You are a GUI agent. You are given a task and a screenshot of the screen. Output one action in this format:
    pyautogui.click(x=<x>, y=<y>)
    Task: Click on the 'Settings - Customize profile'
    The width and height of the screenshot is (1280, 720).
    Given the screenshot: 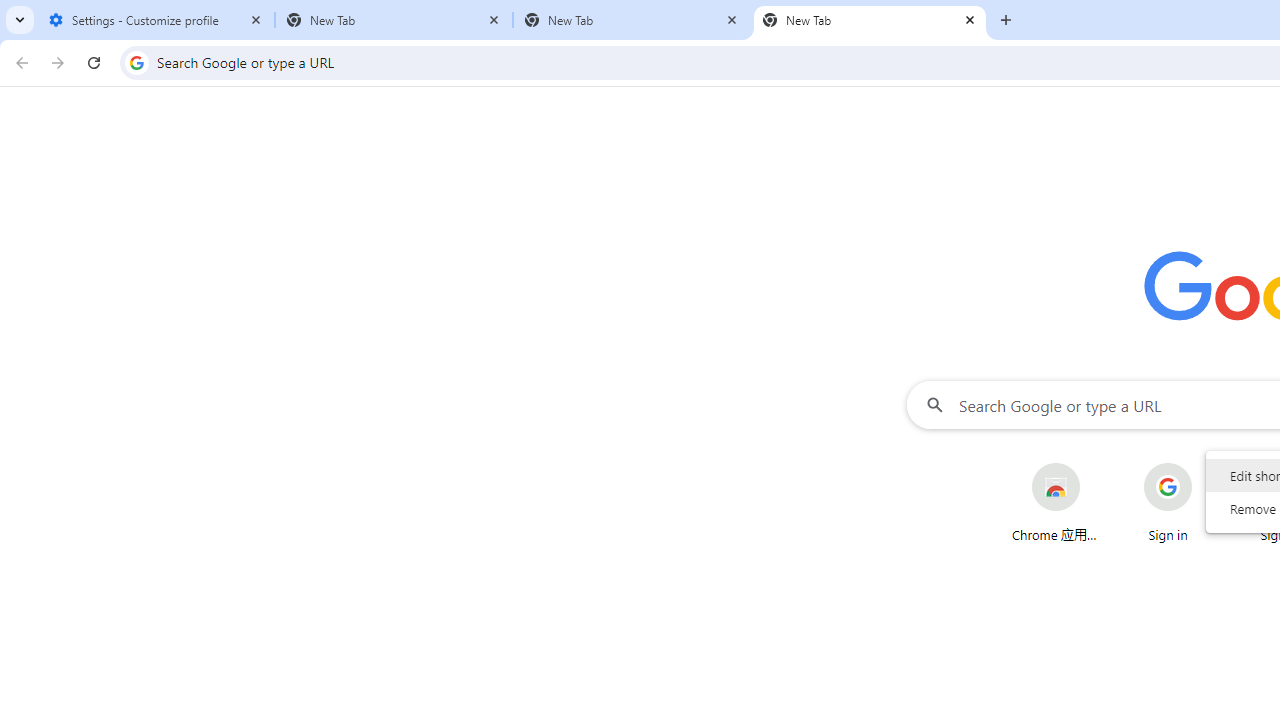 What is the action you would take?
    pyautogui.click(x=155, y=20)
    